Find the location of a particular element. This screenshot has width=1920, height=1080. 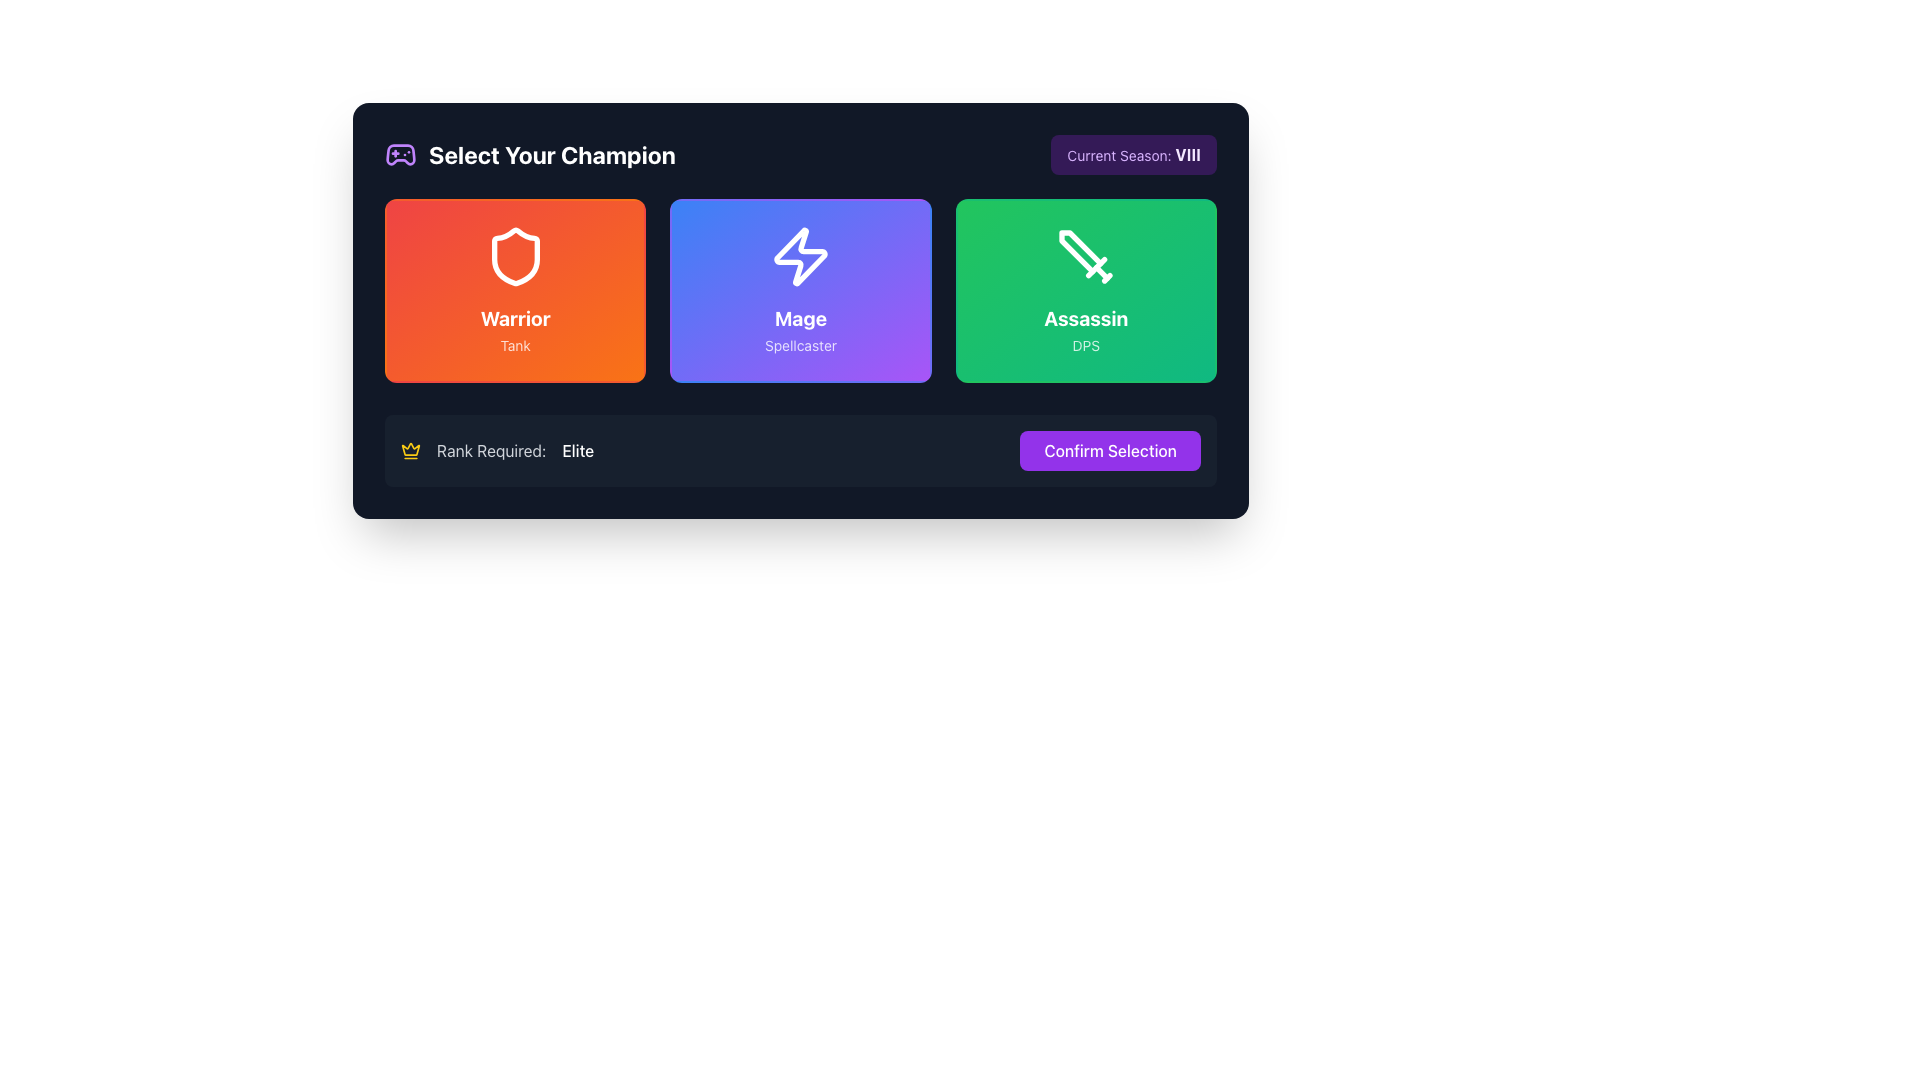

the leftmost card containing a shield-shaped icon and the text 'Warrior' in bold white font is located at coordinates (515, 290).